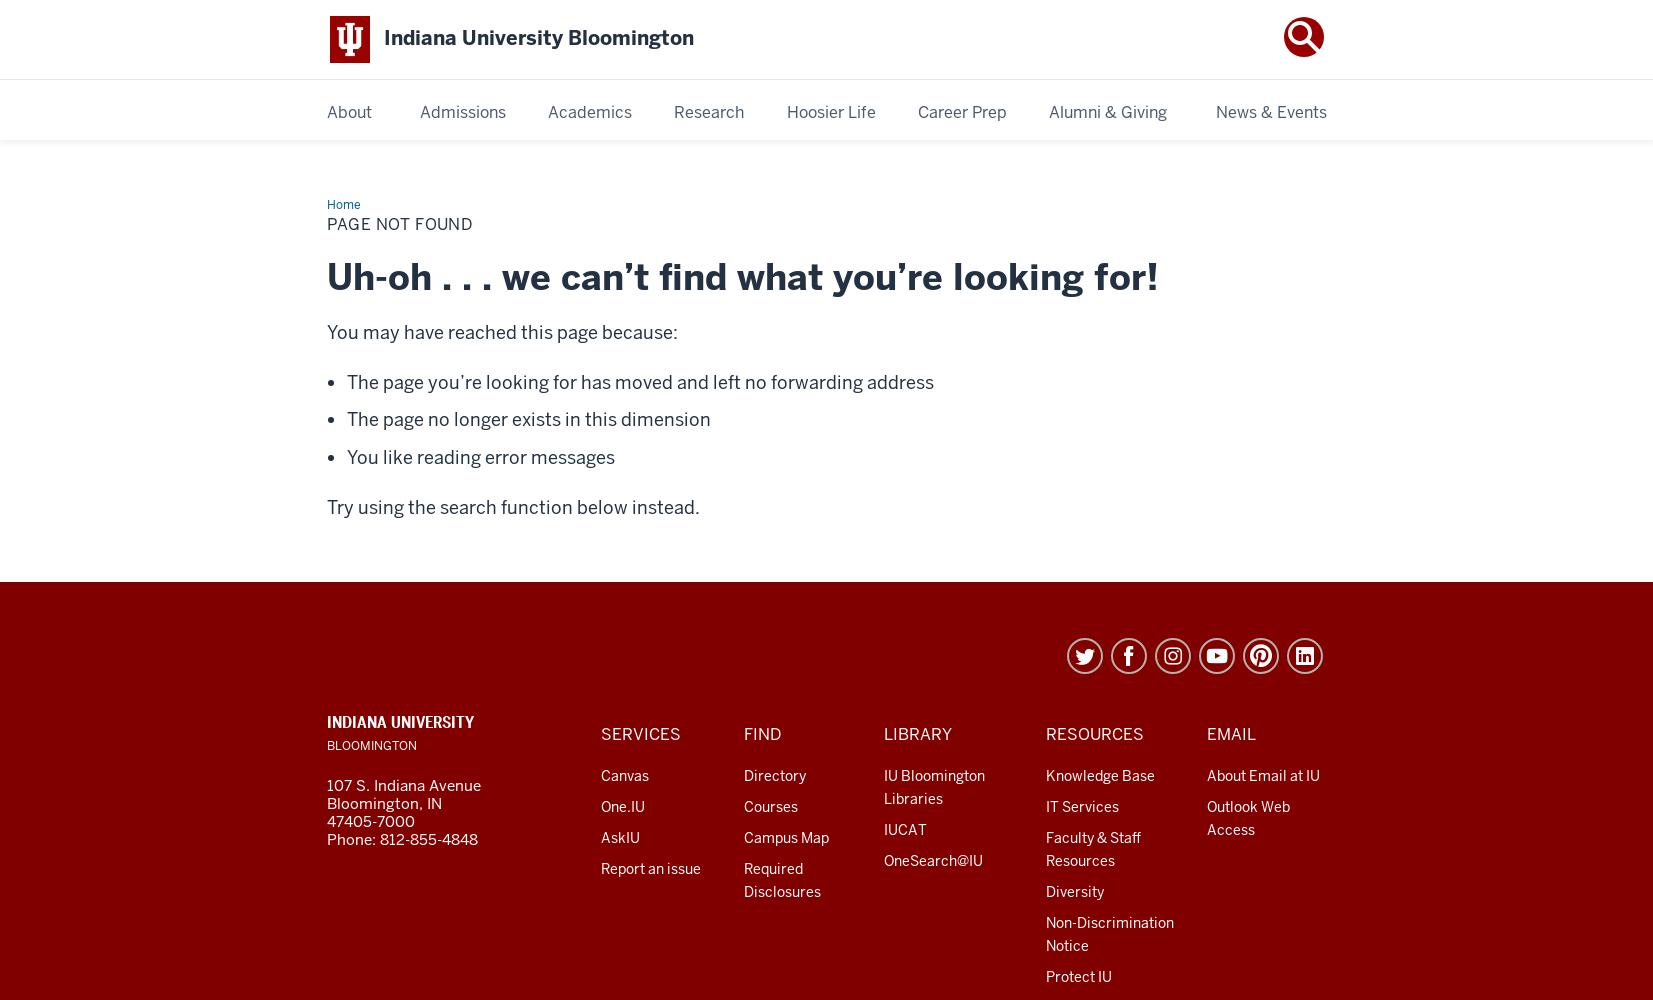  Describe the element at coordinates (707, 110) in the screenshot. I see `'Research'` at that location.